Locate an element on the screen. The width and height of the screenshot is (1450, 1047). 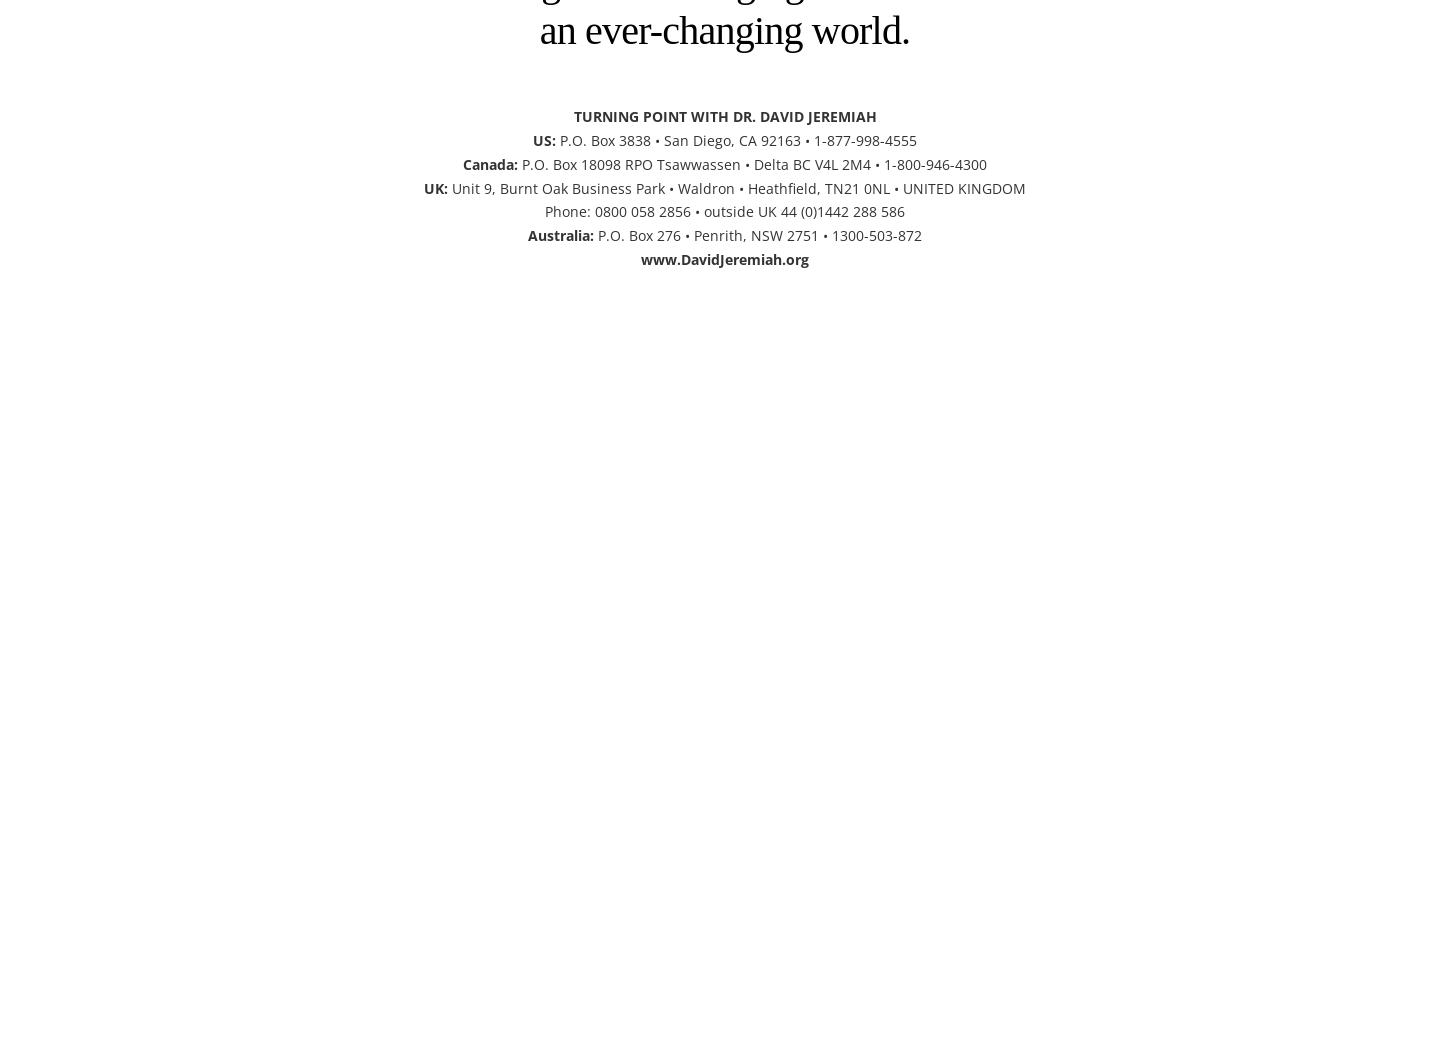
'Canada:' is located at coordinates (490, 163).